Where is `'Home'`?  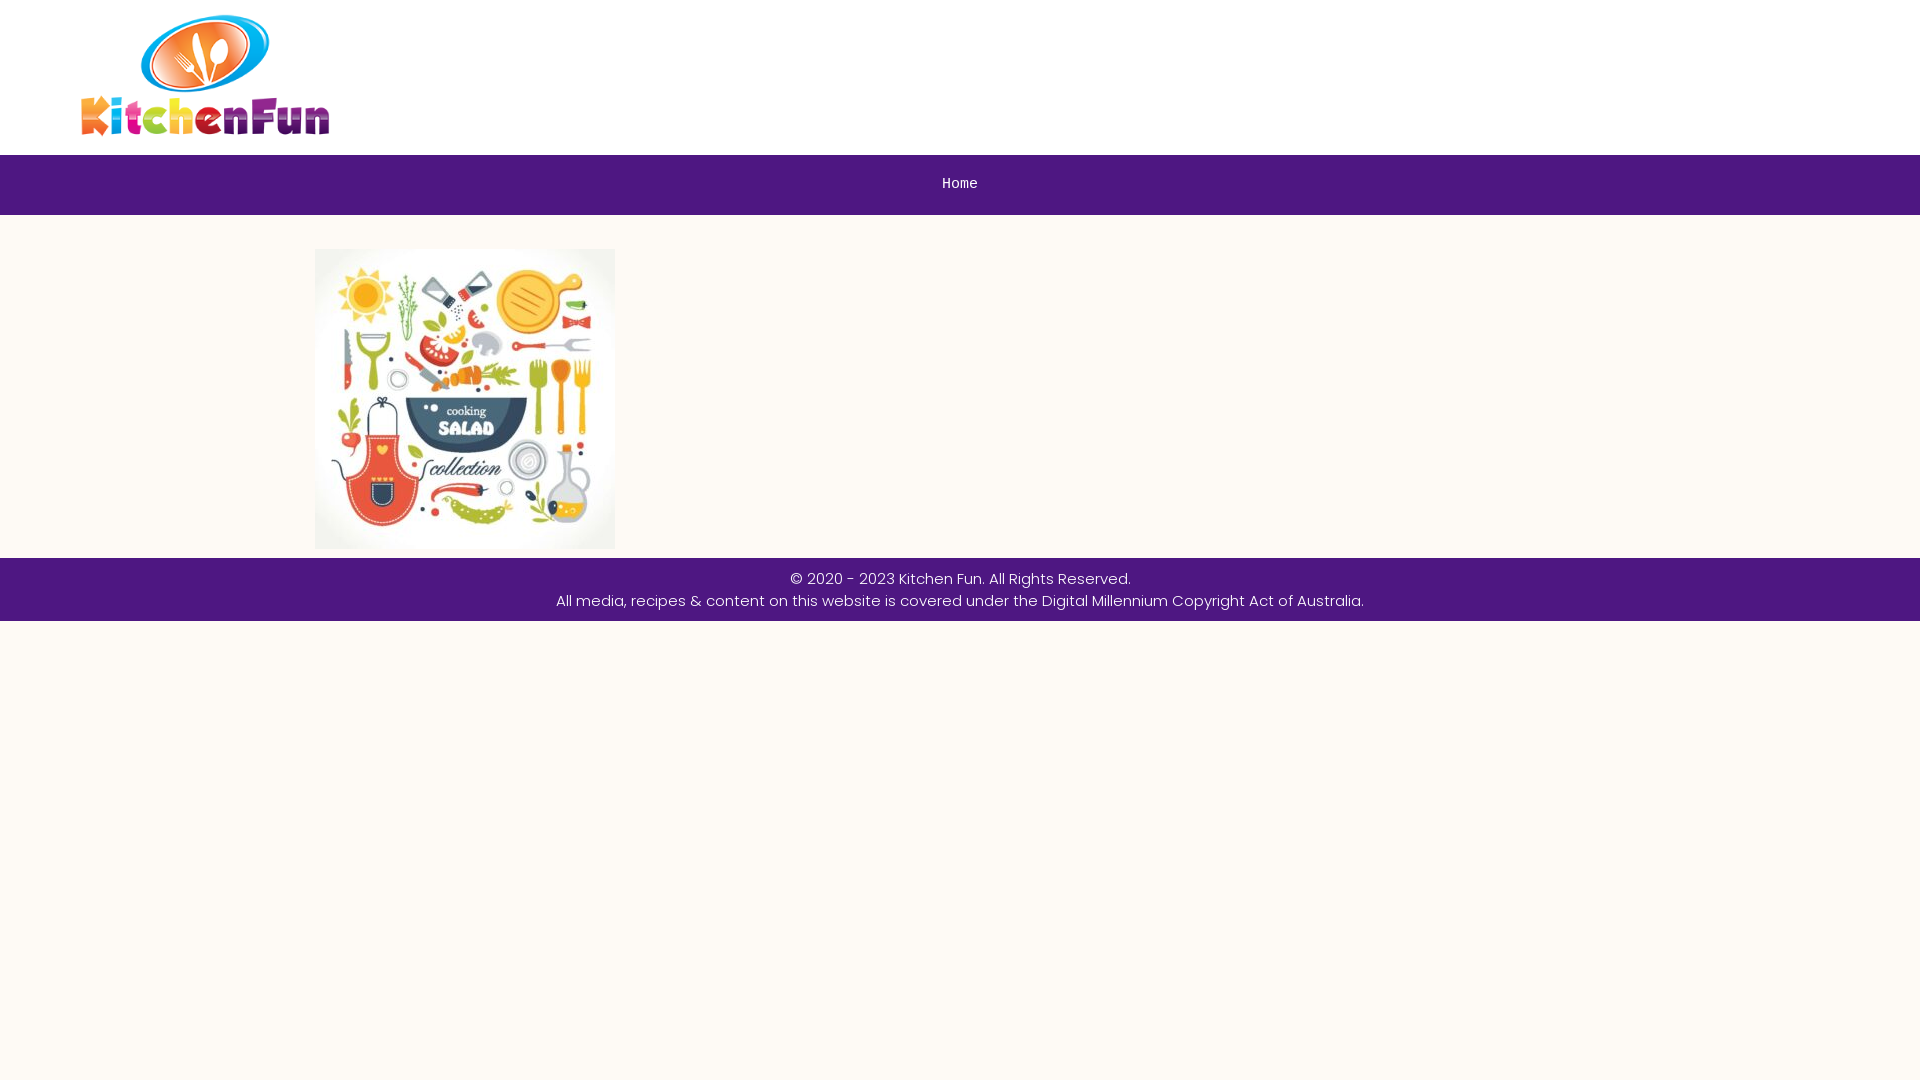 'Home' is located at coordinates (920, 185).